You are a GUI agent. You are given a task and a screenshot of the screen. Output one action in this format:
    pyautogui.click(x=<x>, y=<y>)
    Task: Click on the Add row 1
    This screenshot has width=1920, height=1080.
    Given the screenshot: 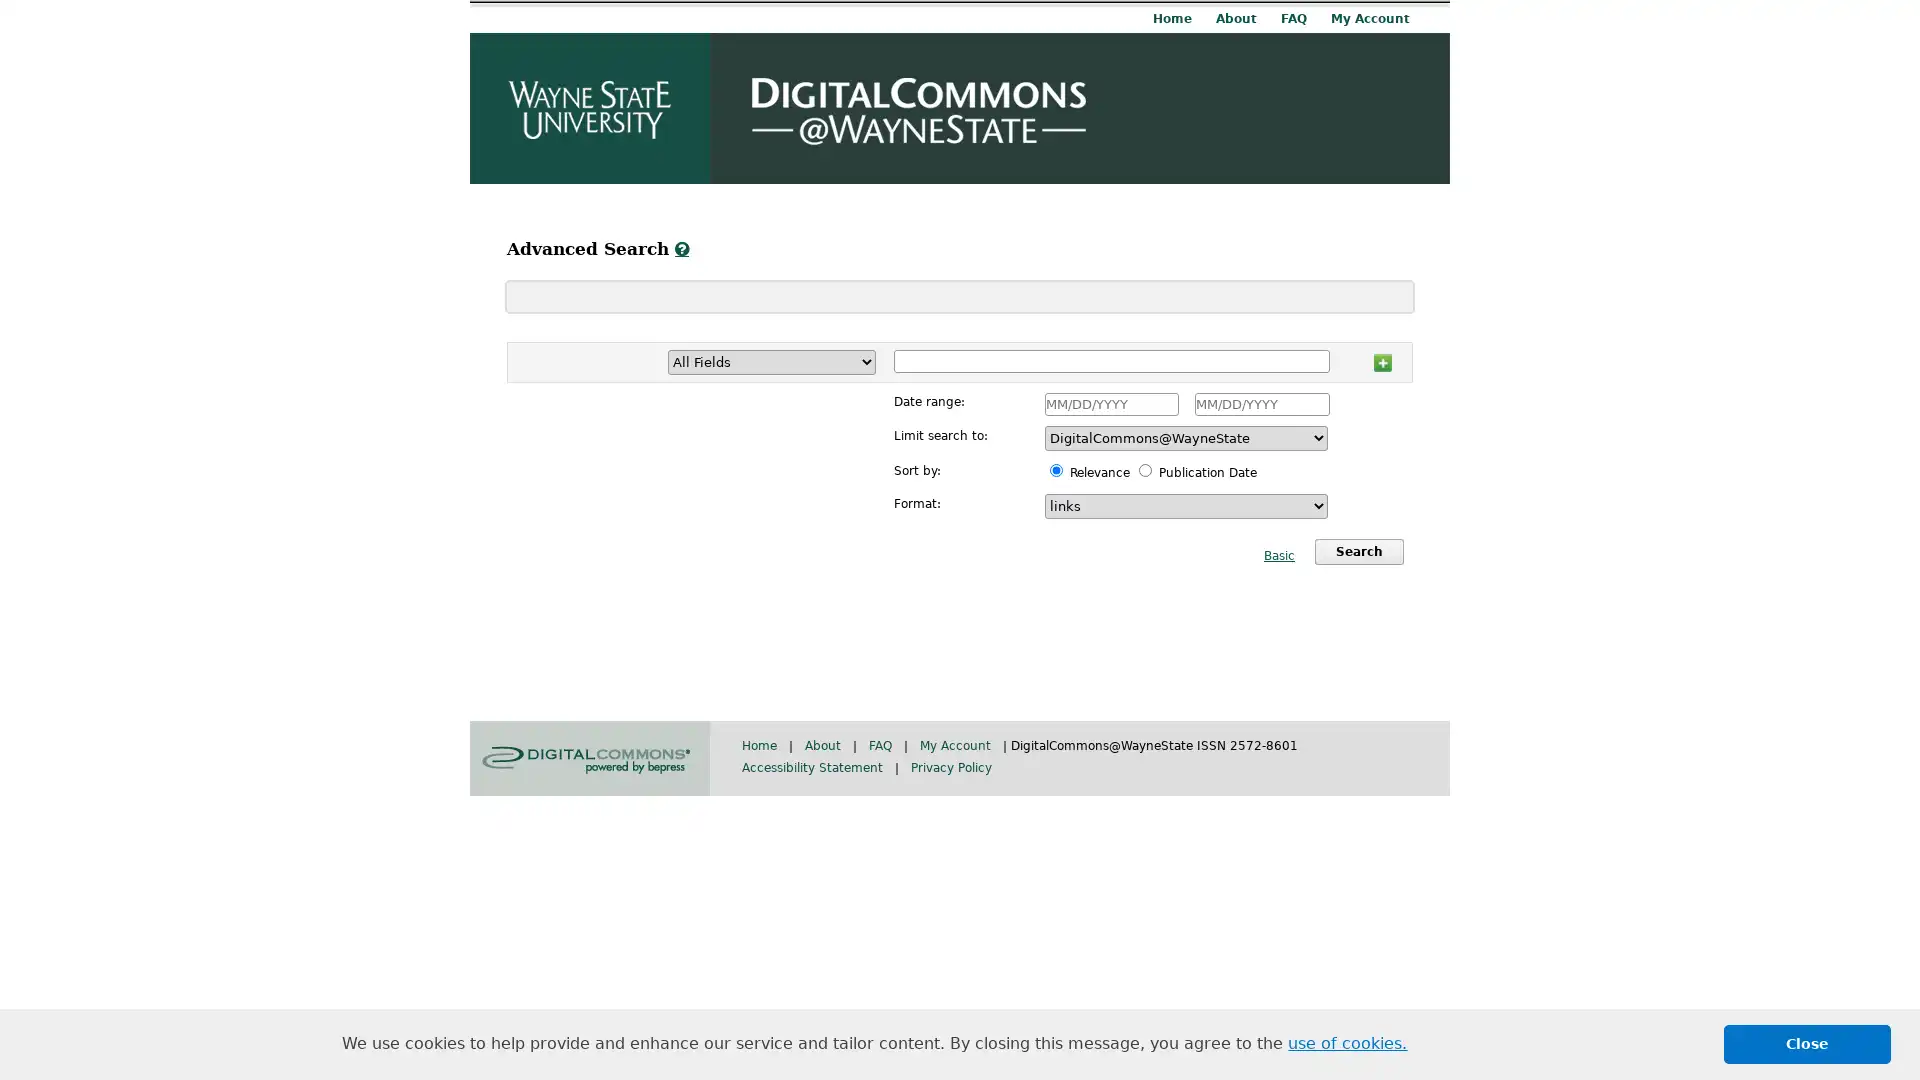 What is the action you would take?
    pyautogui.click(x=1381, y=358)
    